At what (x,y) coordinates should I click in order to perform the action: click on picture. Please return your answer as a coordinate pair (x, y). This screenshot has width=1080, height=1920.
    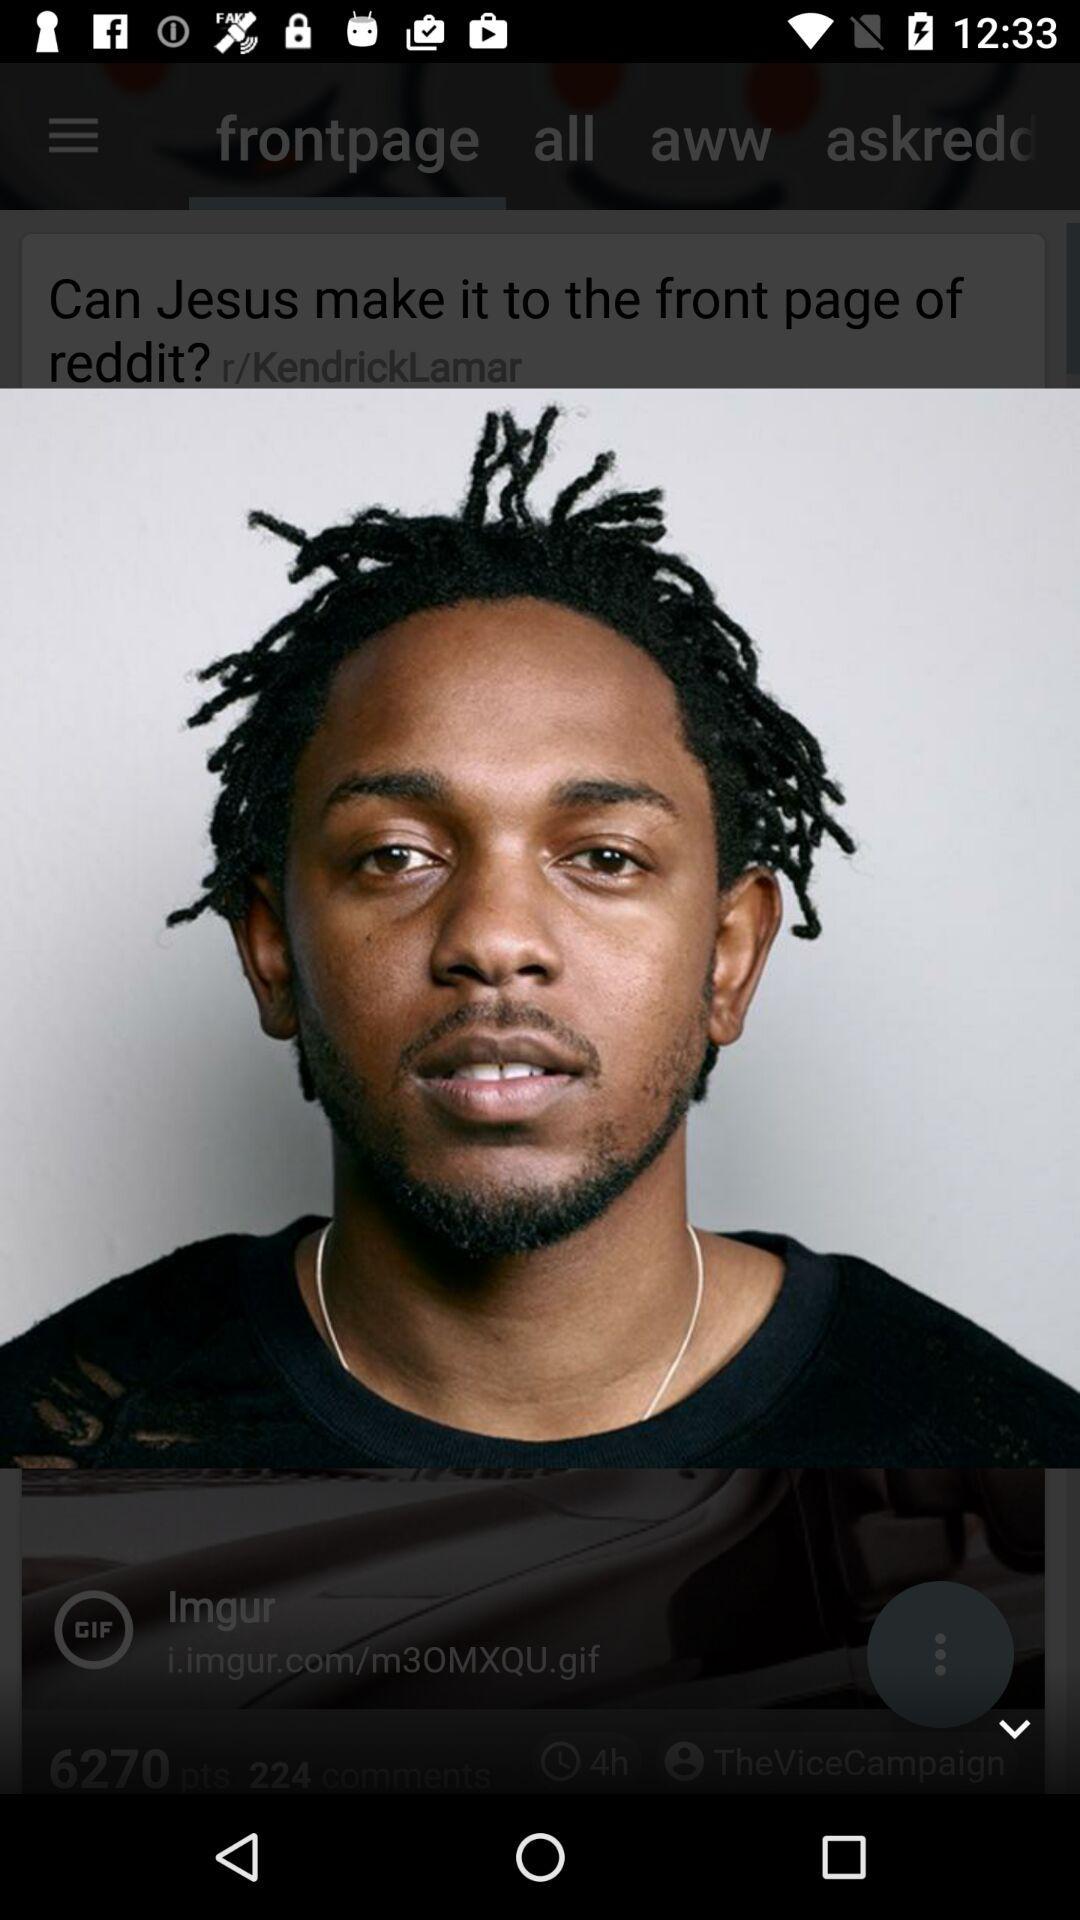
    Looking at the image, I should click on (1014, 1727).